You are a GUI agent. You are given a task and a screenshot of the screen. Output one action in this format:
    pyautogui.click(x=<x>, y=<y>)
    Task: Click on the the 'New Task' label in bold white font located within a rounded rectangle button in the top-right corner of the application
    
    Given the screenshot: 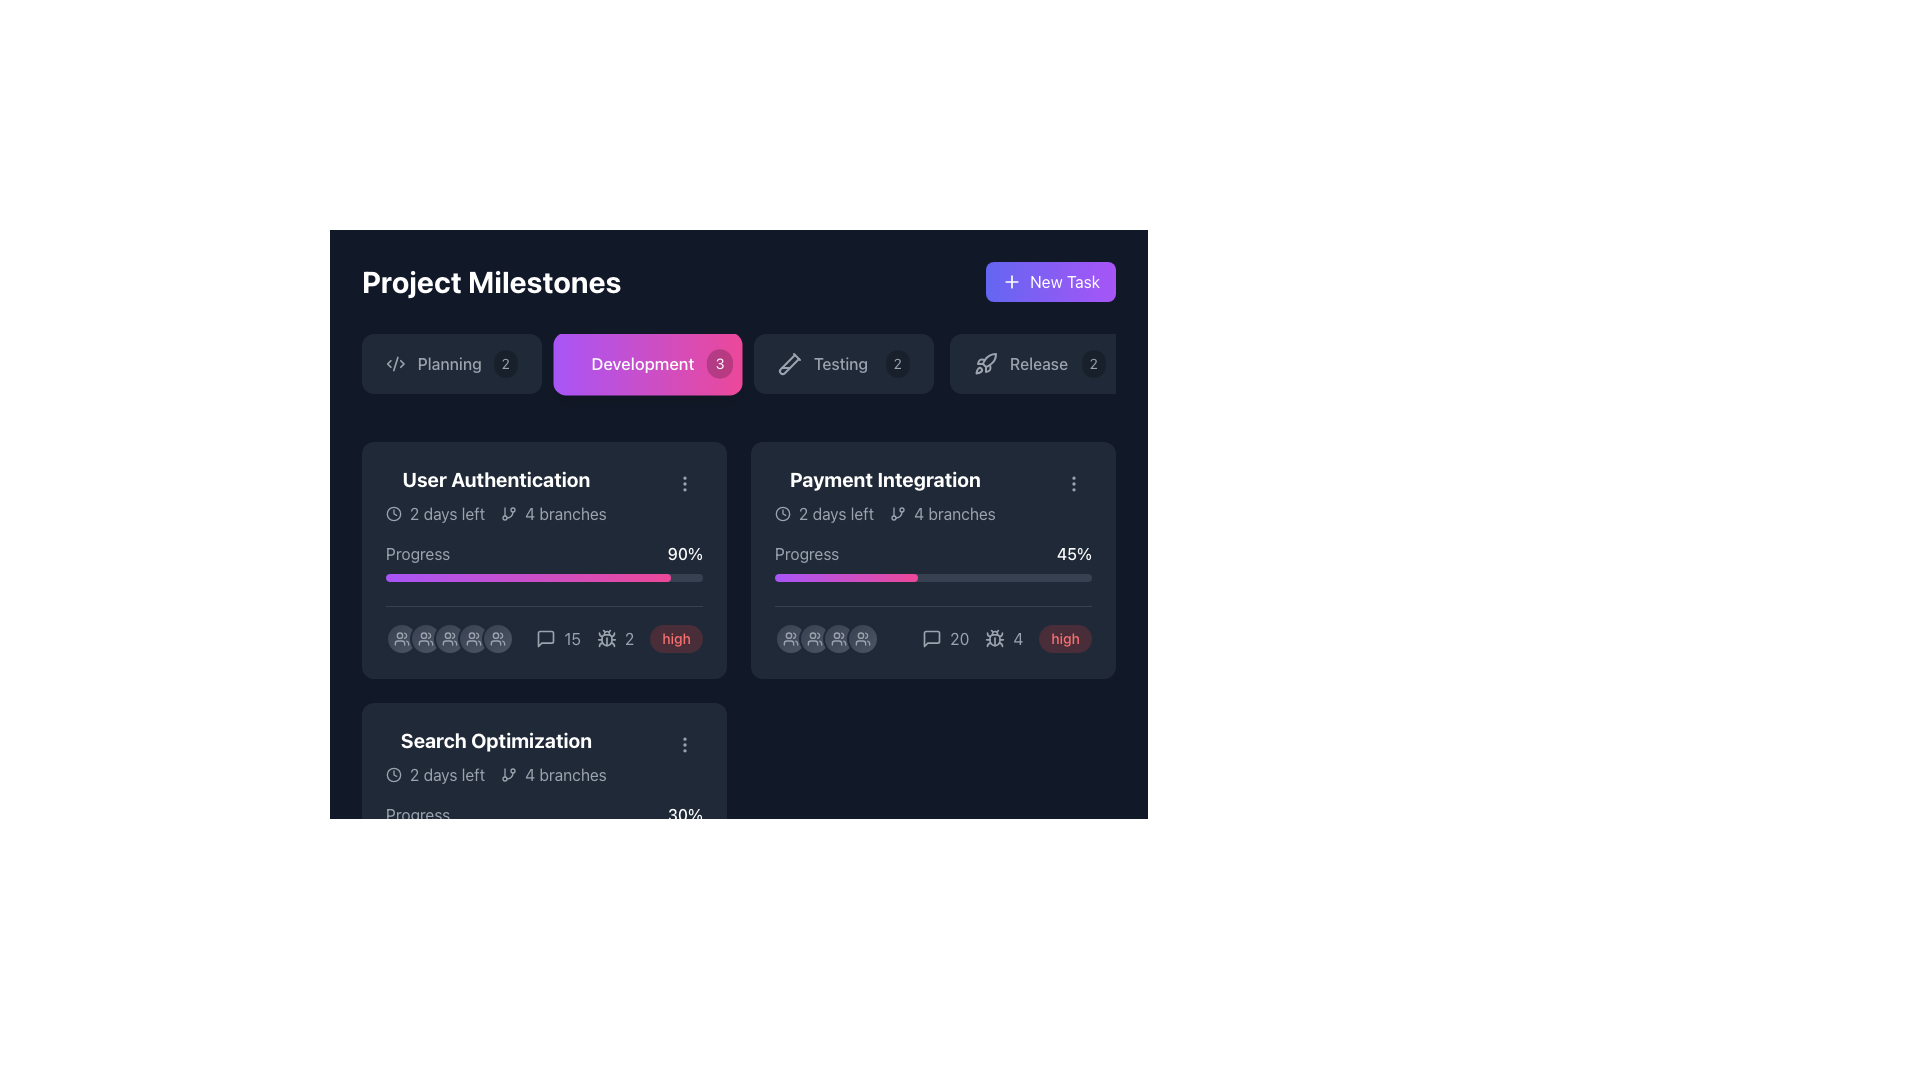 What is the action you would take?
    pyautogui.click(x=1064, y=281)
    